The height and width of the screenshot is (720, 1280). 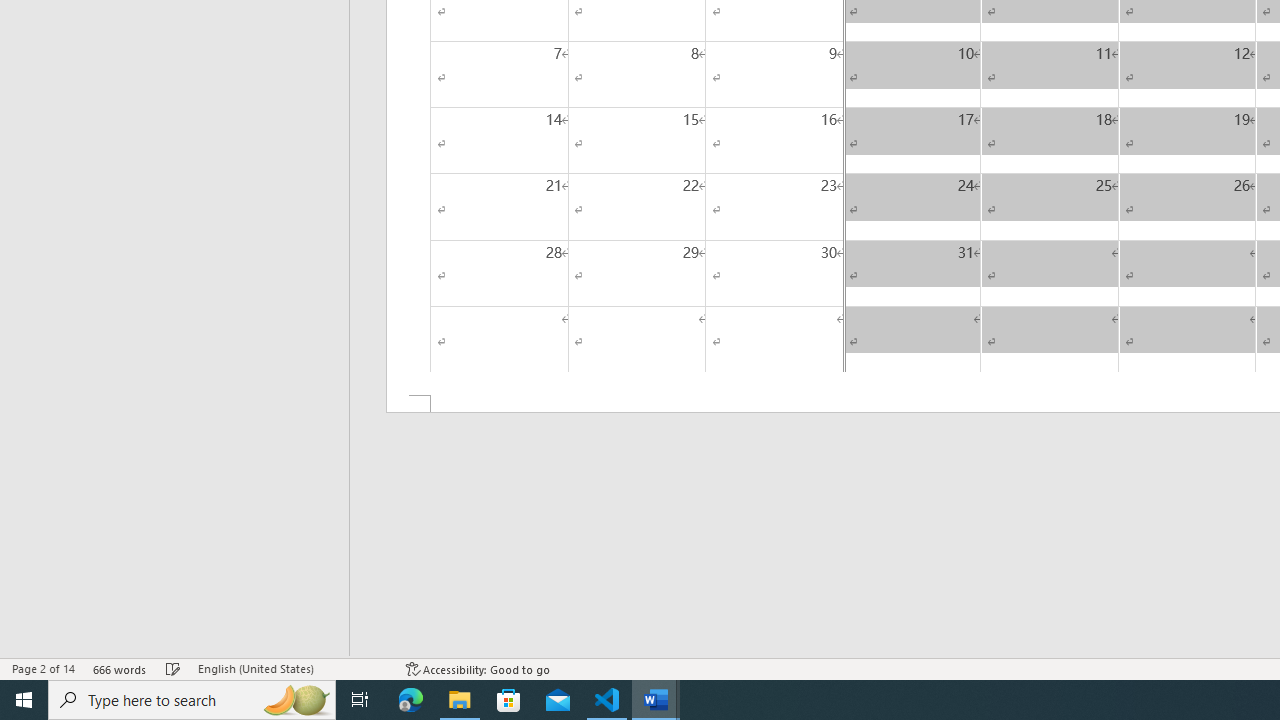 I want to click on 'Word Count 666 words', so click(x=119, y=669).